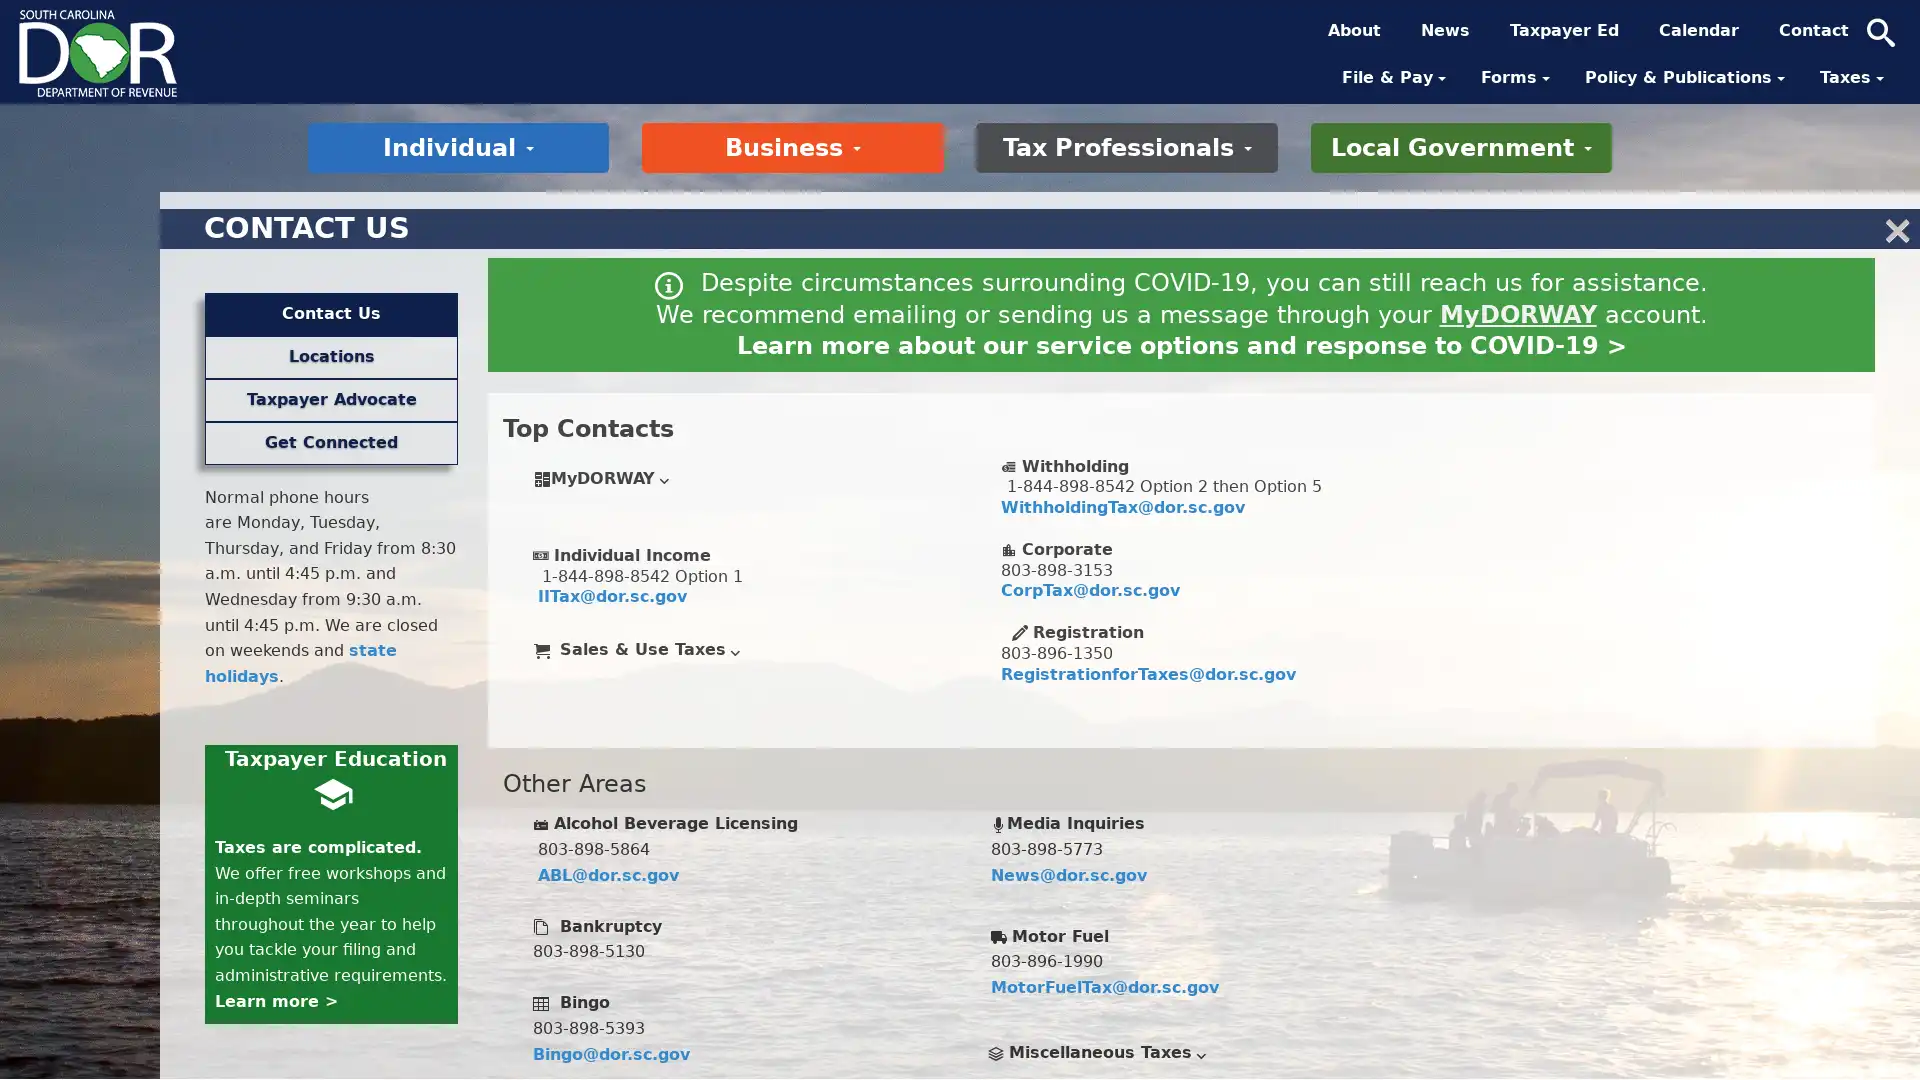  What do you see at coordinates (1517, 76) in the screenshot?
I see `Forms` at bounding box center [1517, 76].